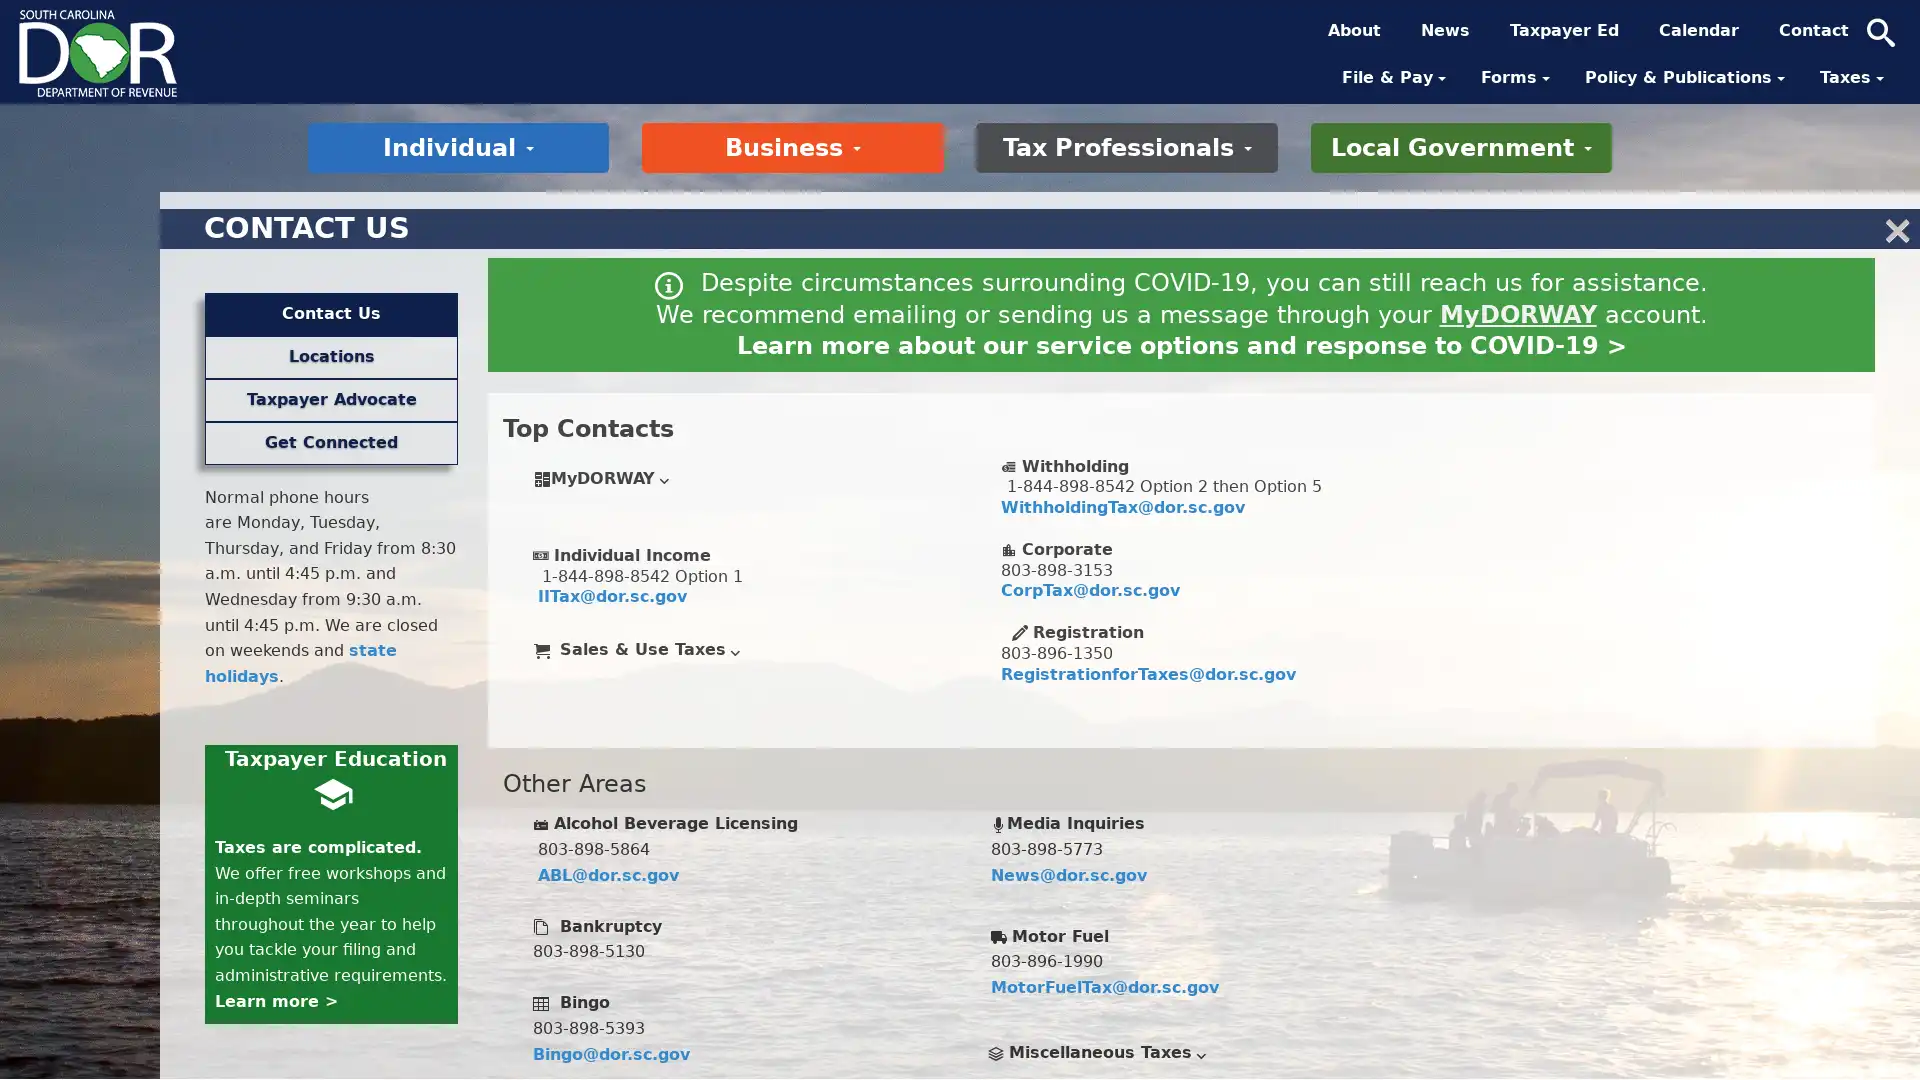  What do you see at coordinates (1517, 76) in the screenshot?
I see `Forms` at bounding box center [1517, 76].